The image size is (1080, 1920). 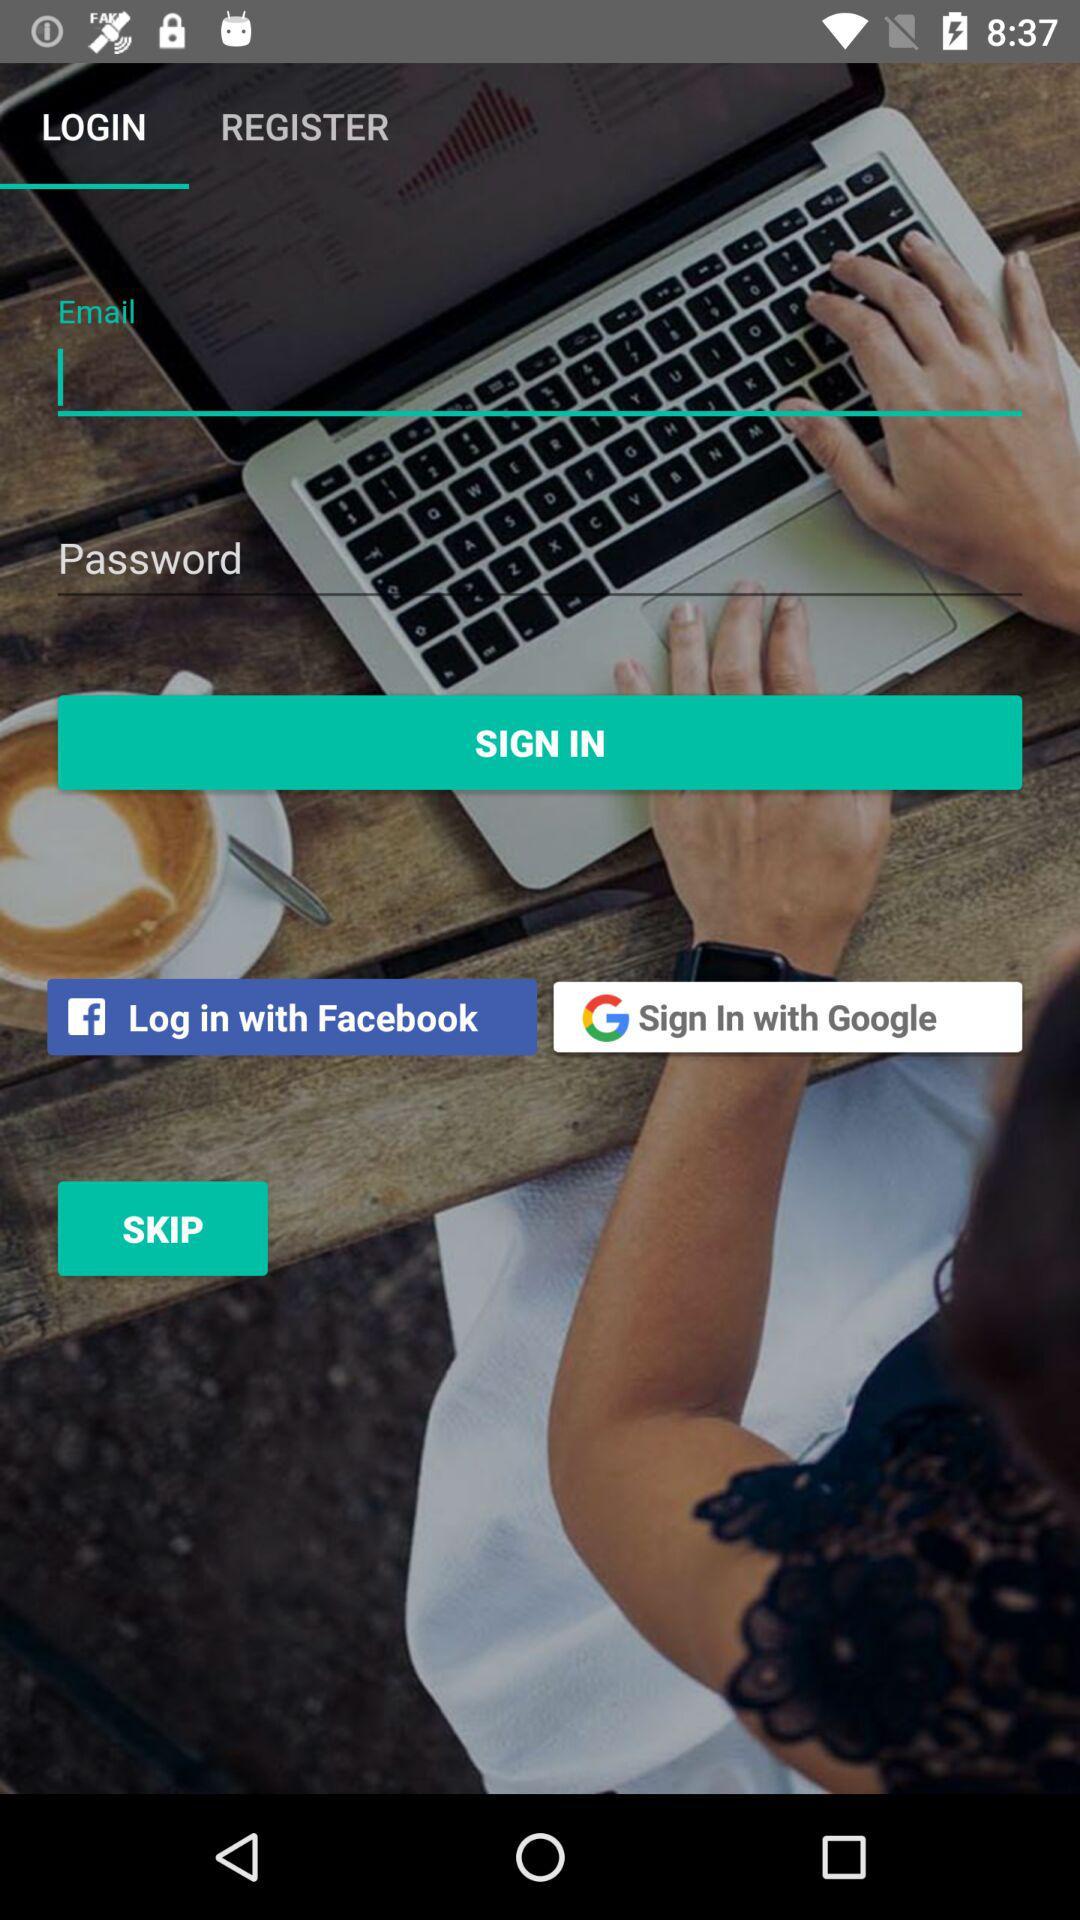 I want to click on field to put email address, so click(x=540, y=378).